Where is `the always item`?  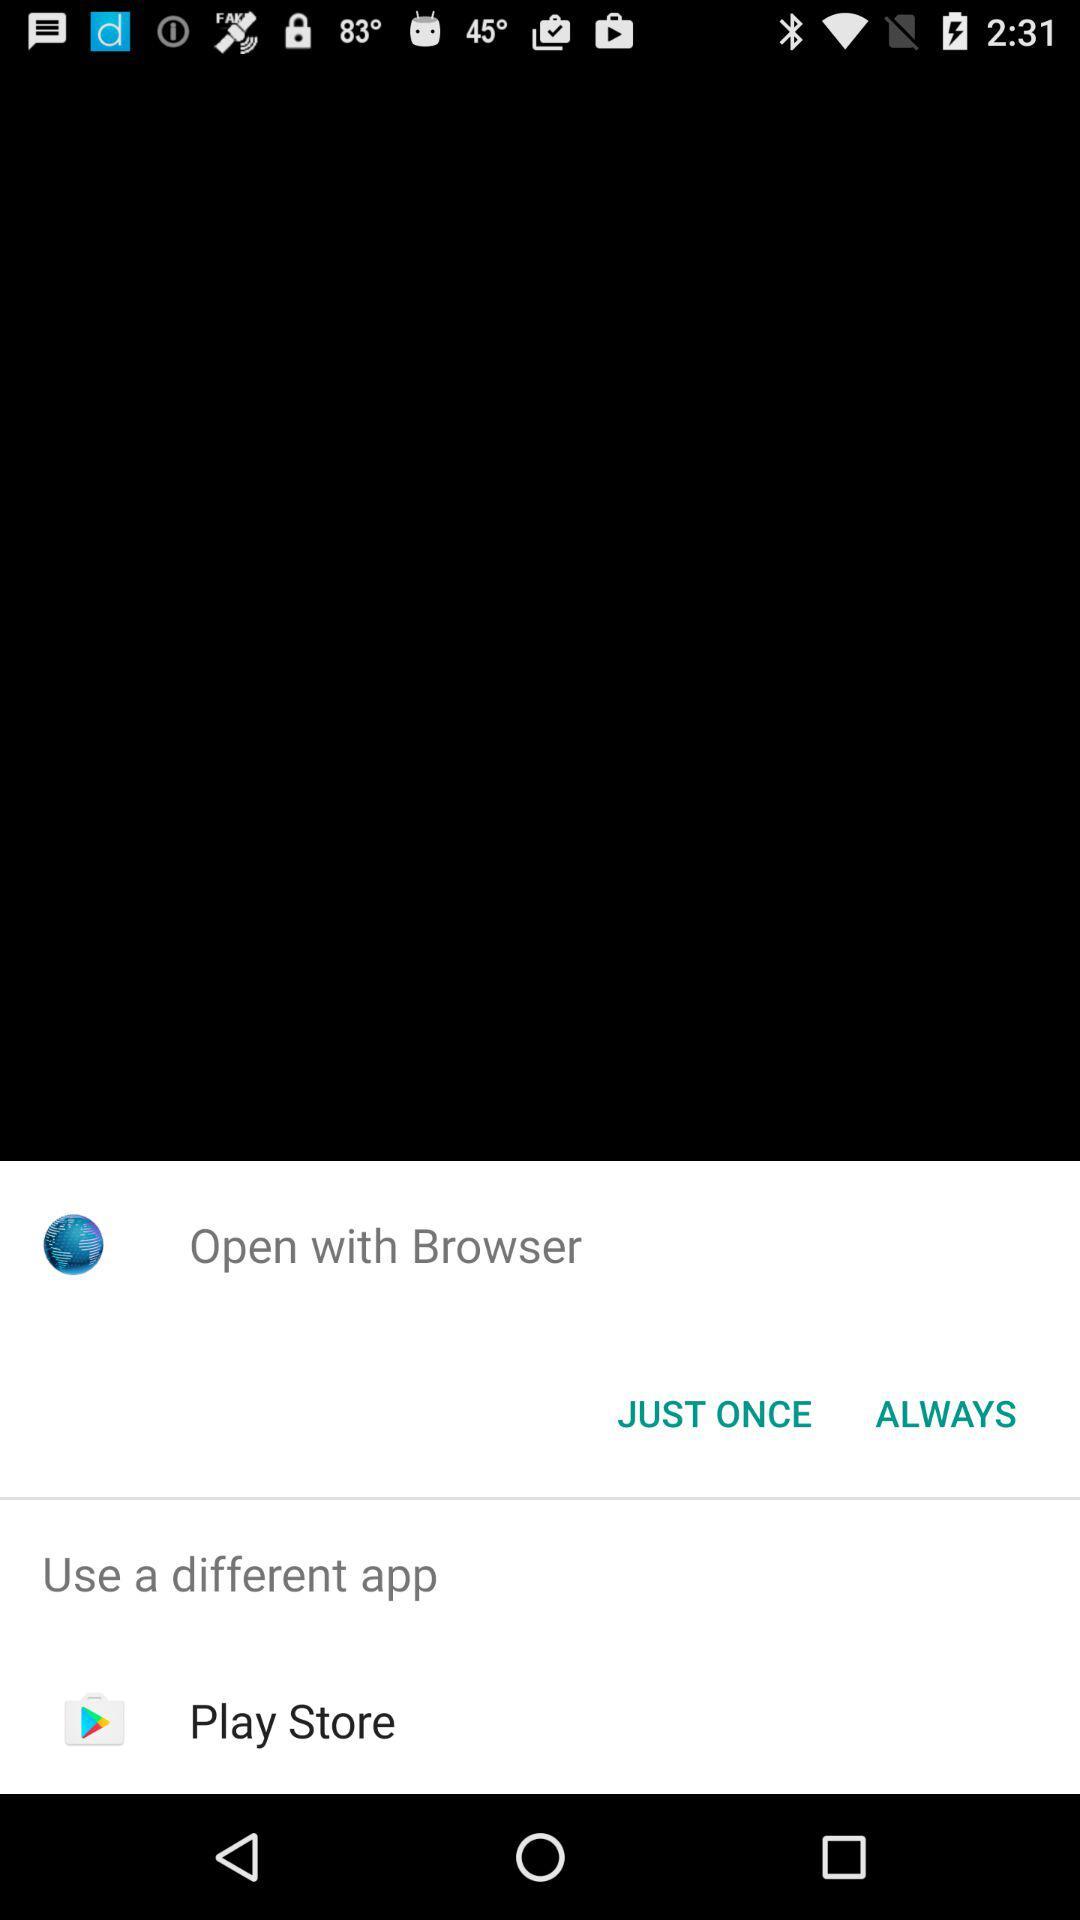
the always item is located at coordinates (945, 1411).